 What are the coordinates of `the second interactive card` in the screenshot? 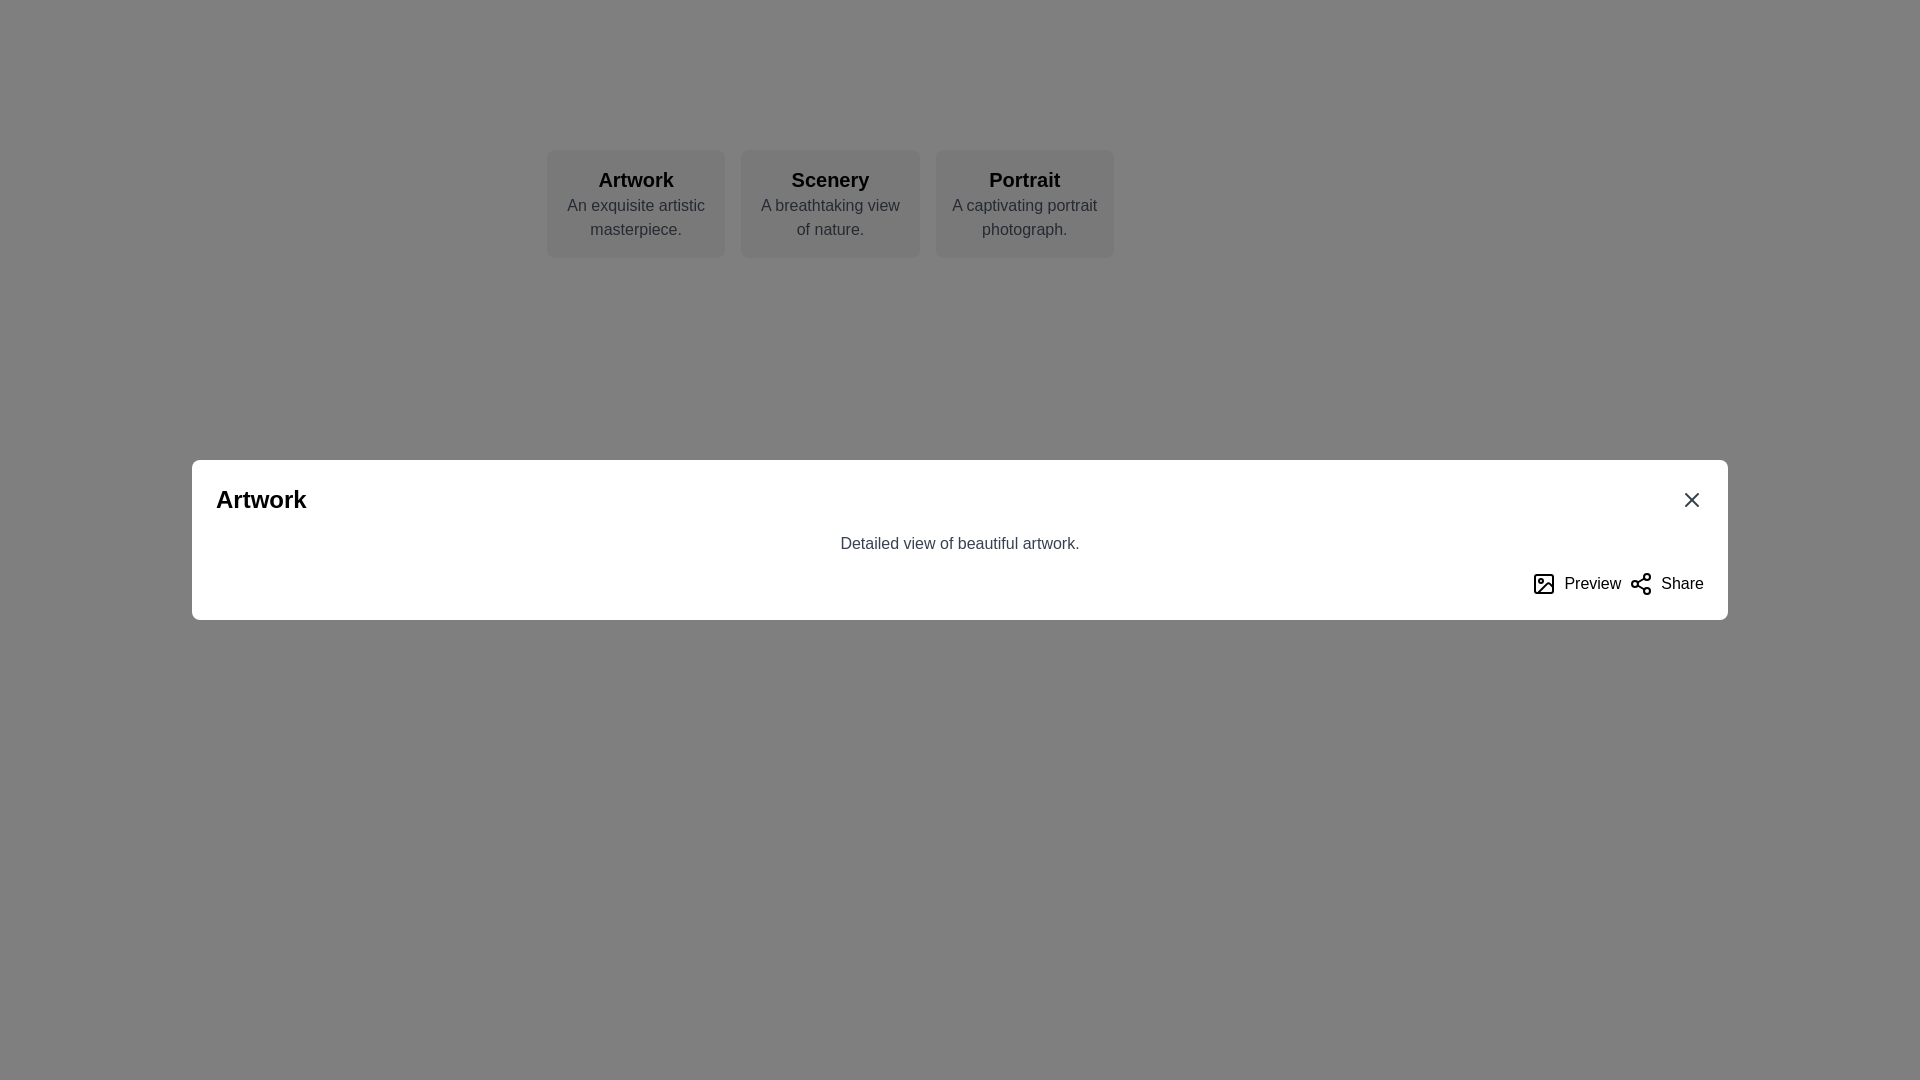 It's located at (830, 204).